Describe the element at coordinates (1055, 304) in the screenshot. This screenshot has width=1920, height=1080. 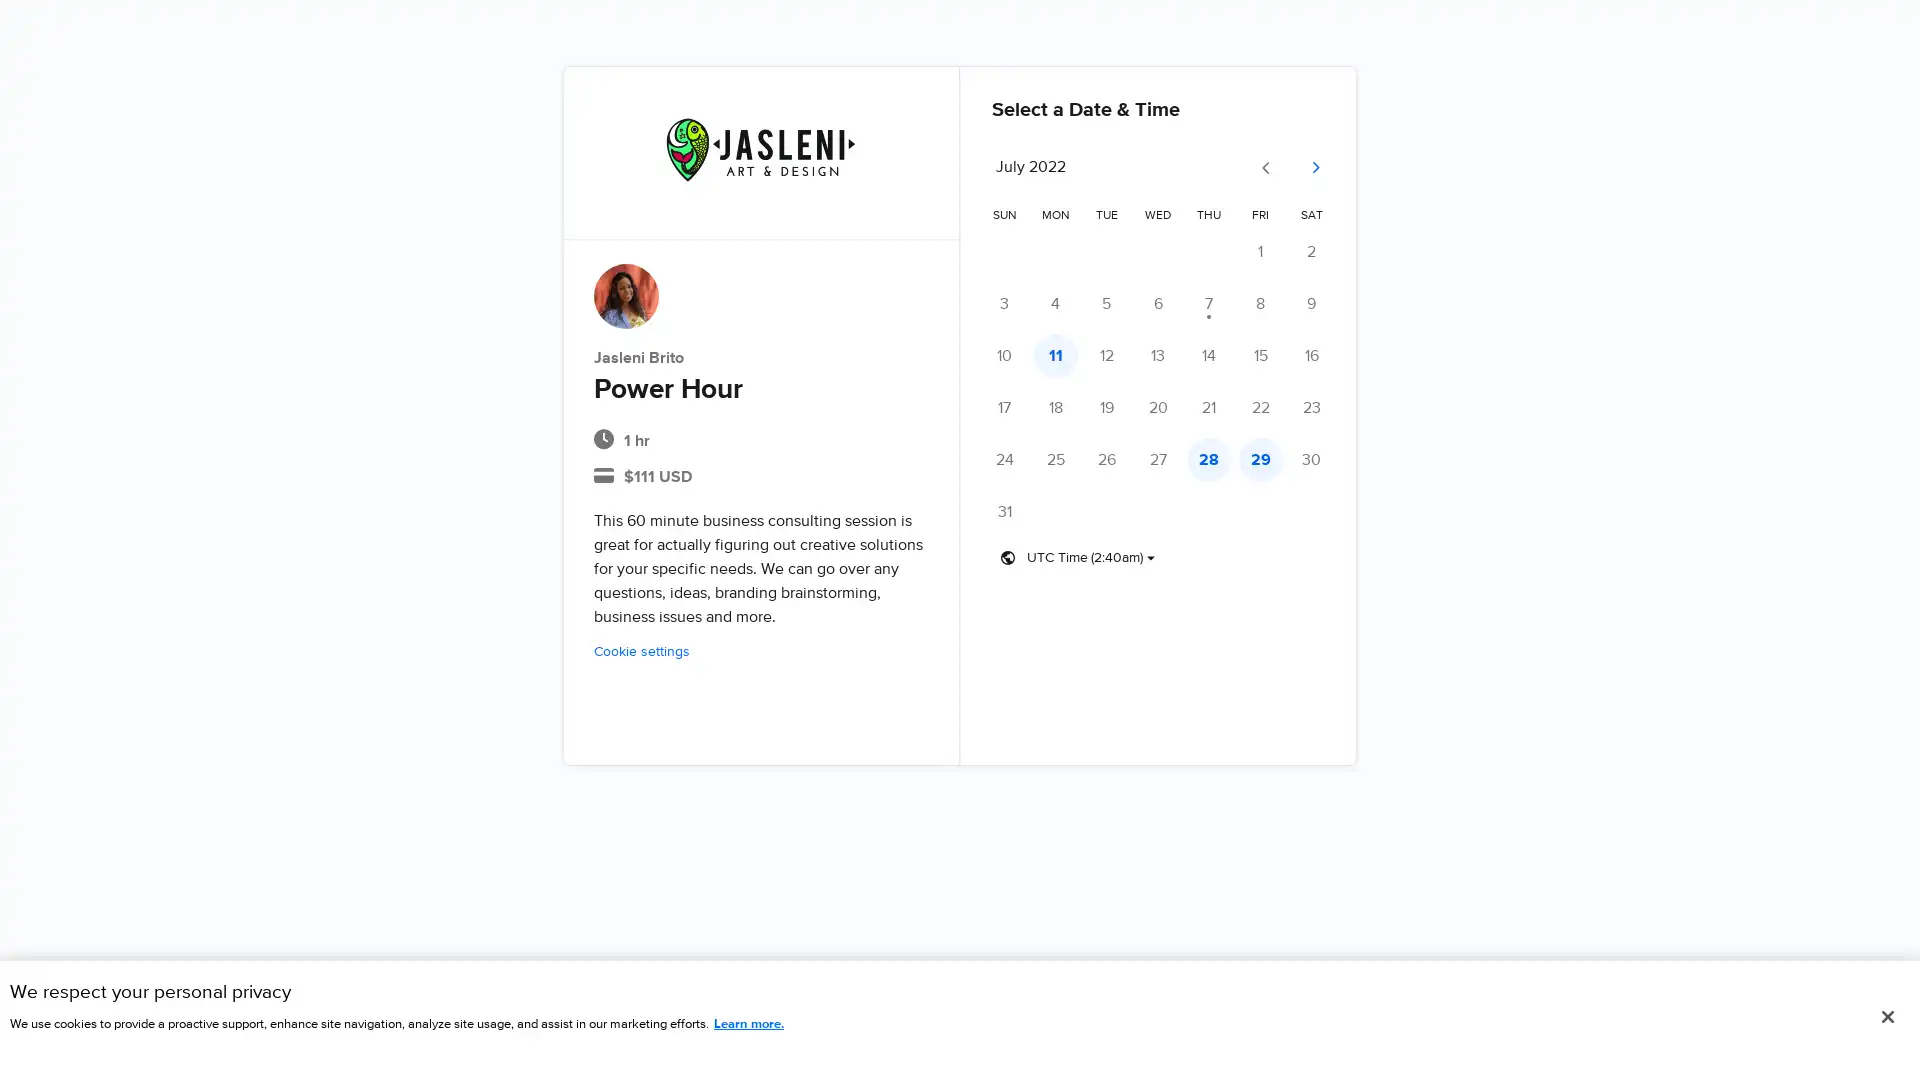
I see `Monday, July 4 - No times available` at that location.